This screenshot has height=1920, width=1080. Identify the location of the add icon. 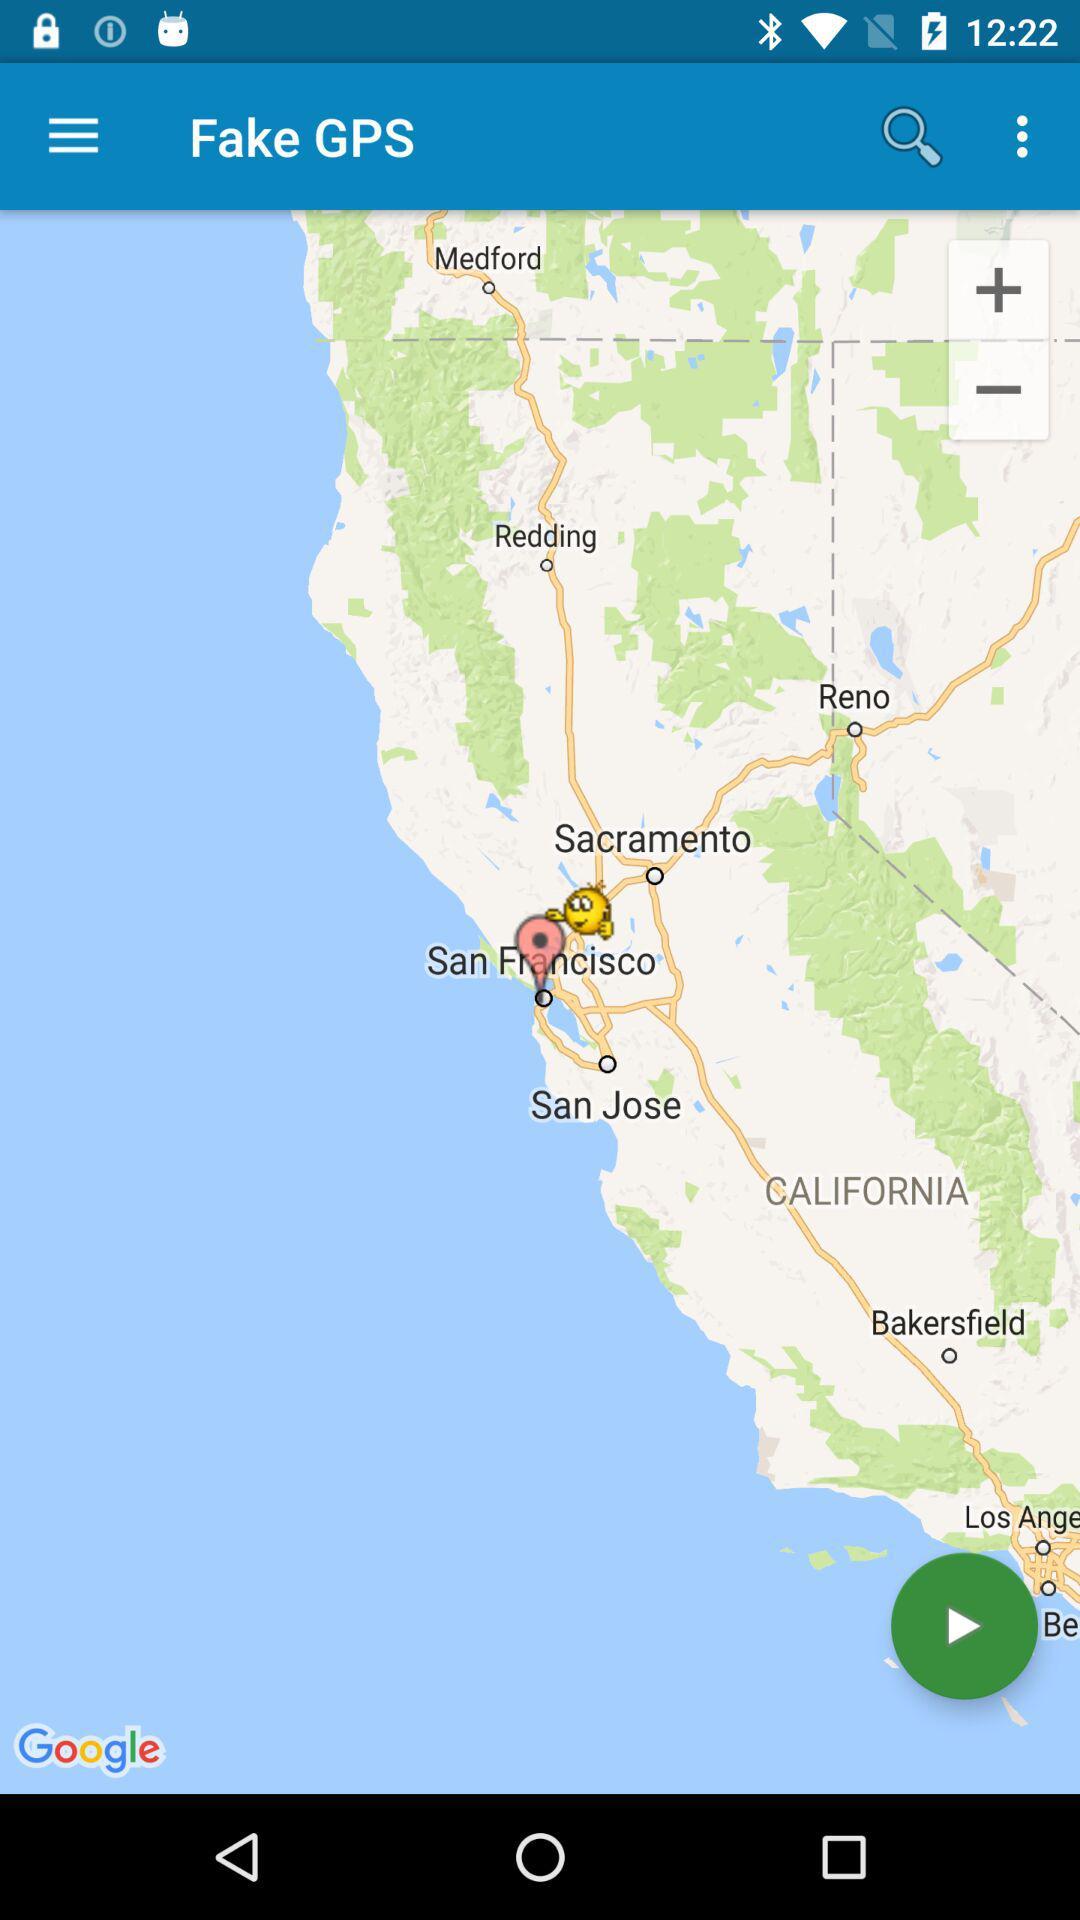
(998, 287).